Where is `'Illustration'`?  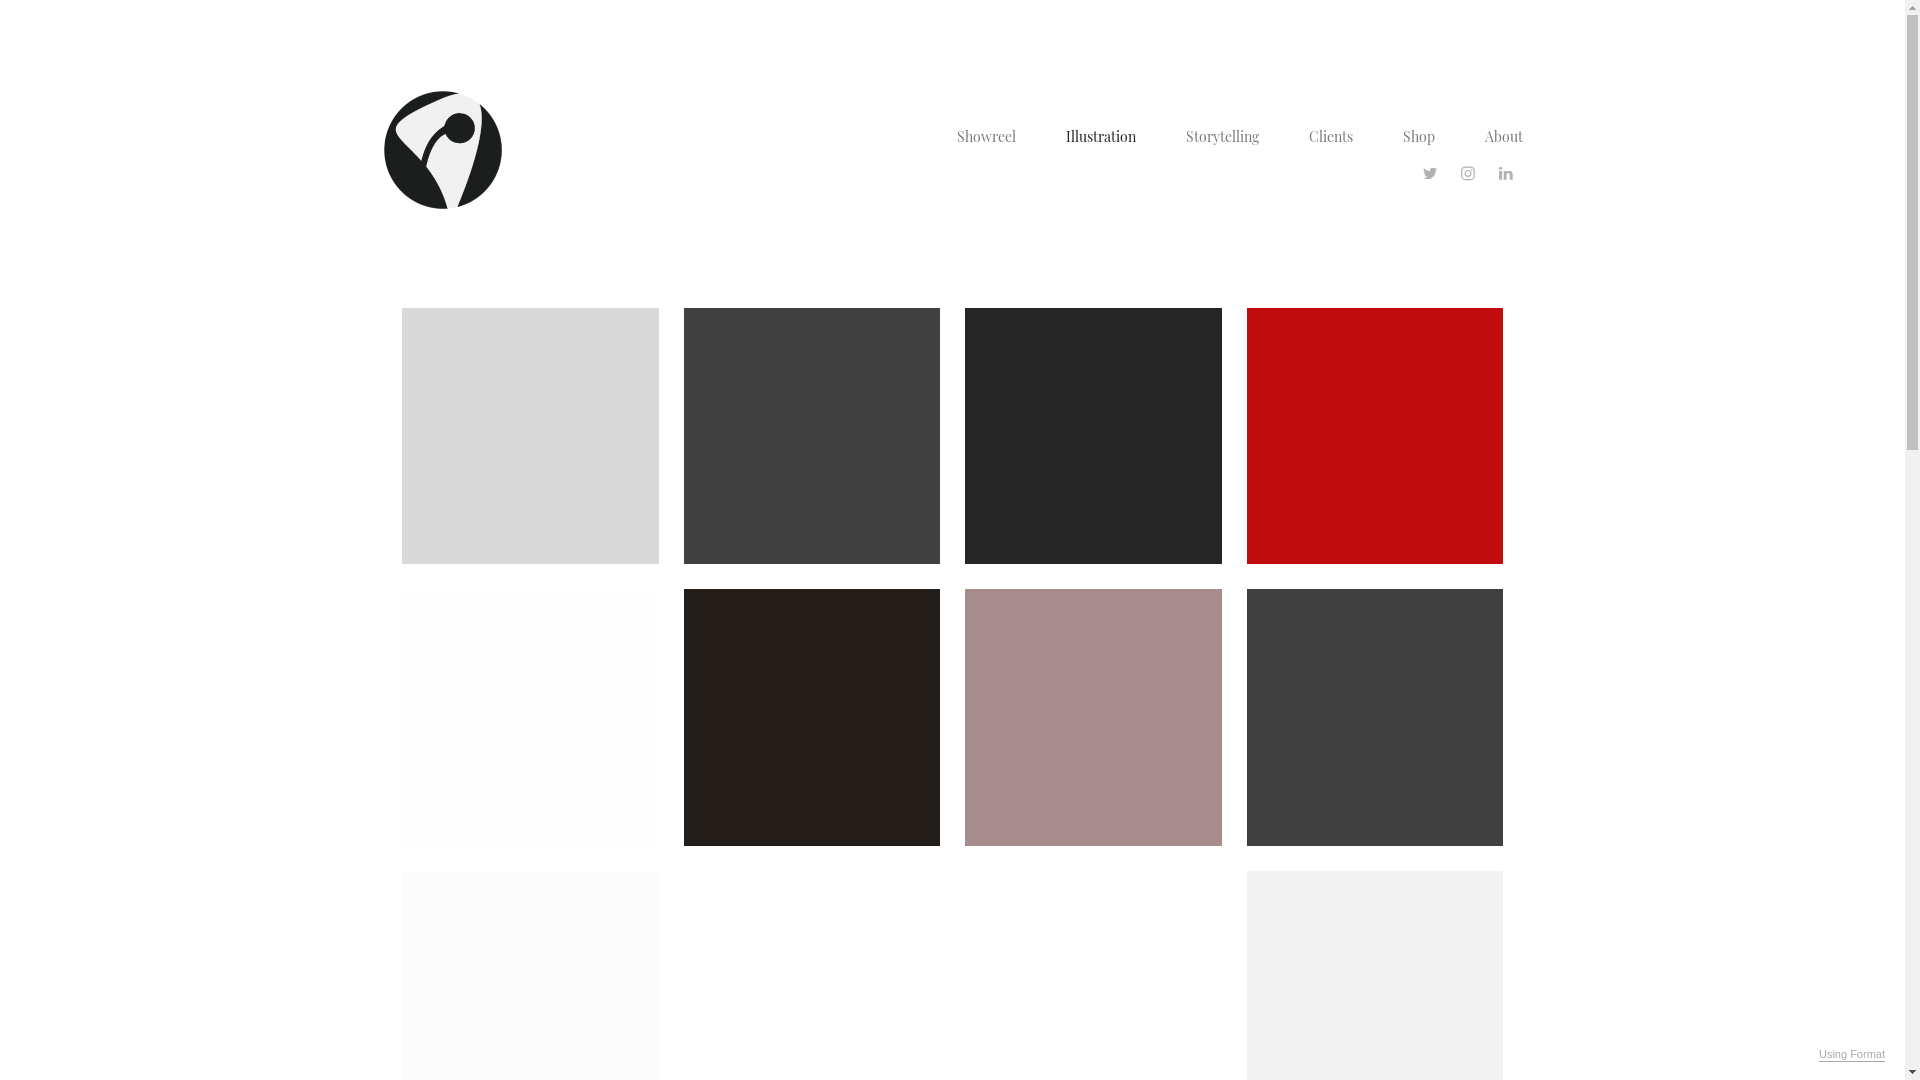 'Illustration' is located at coordinates (1099, 135).